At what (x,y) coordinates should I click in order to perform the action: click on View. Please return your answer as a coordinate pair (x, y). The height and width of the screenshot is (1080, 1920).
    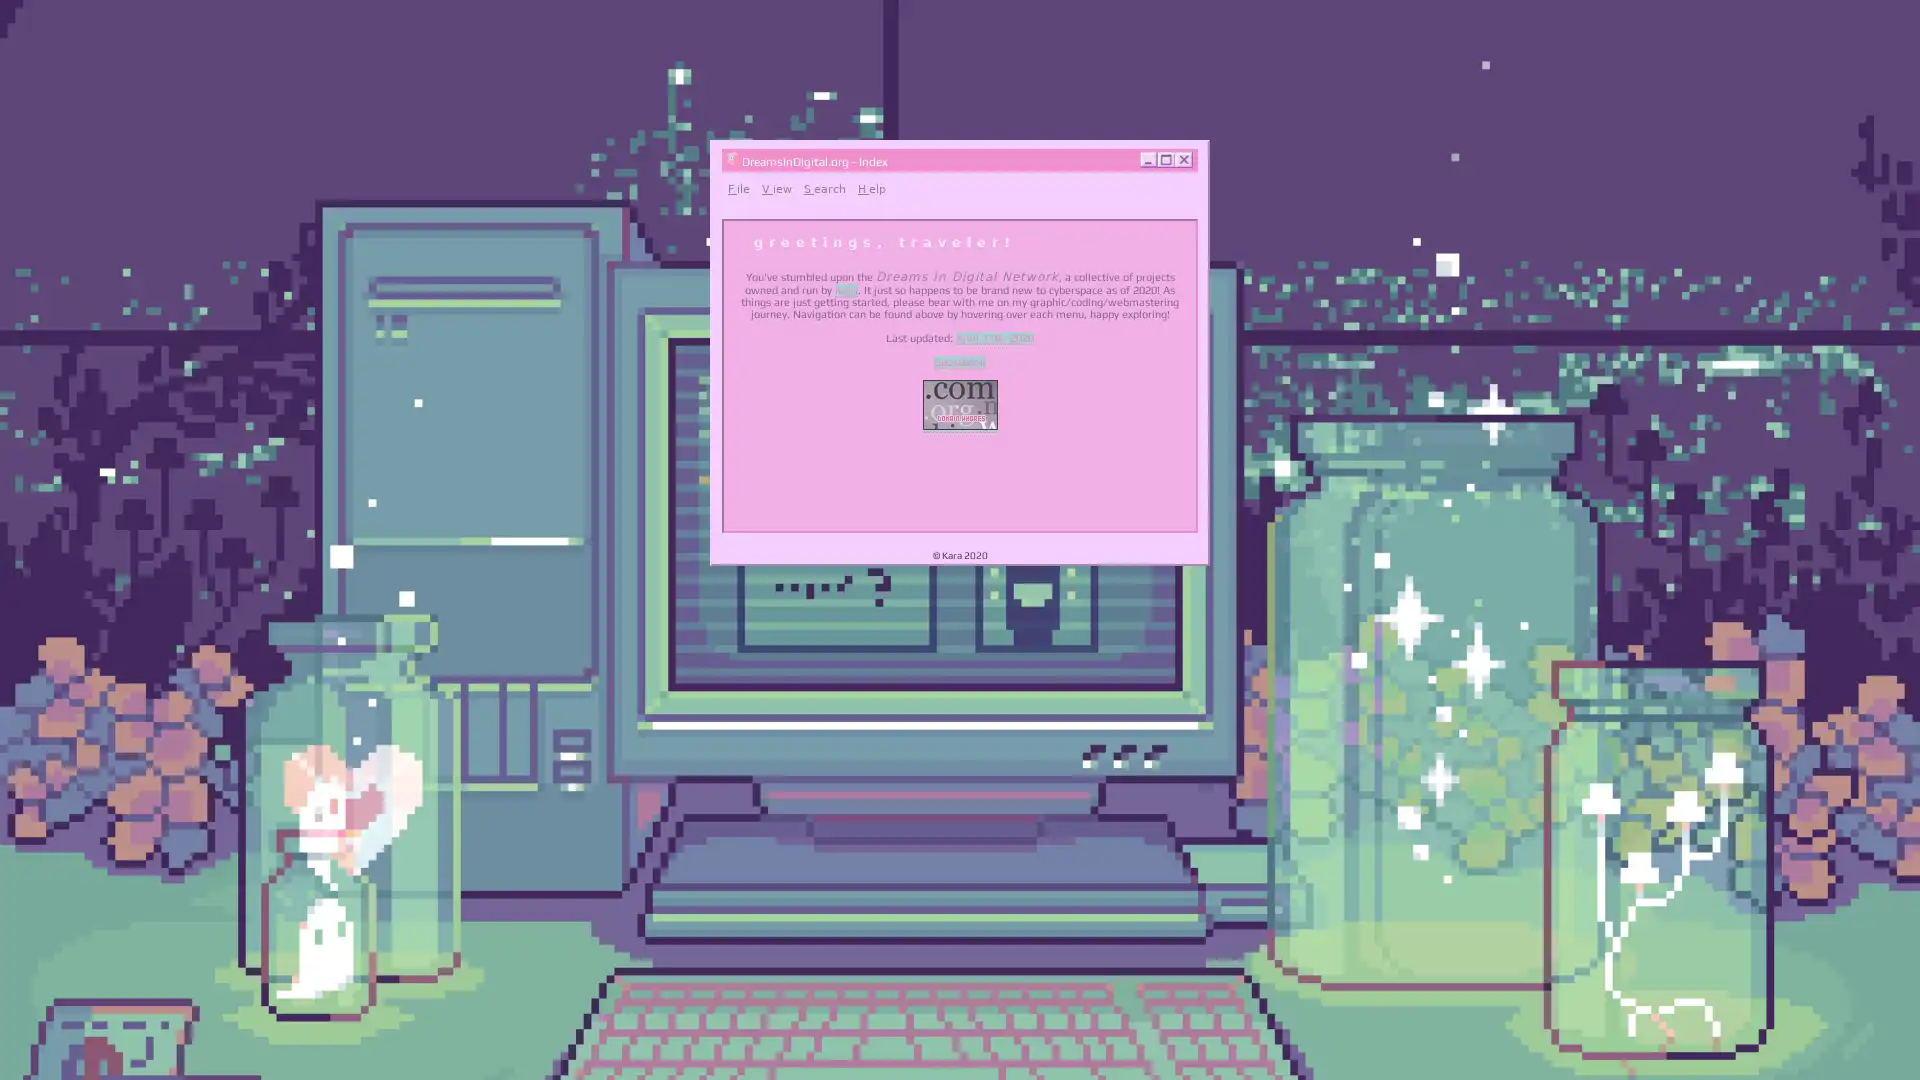
    Looking at the image, I should click on (776, 189).